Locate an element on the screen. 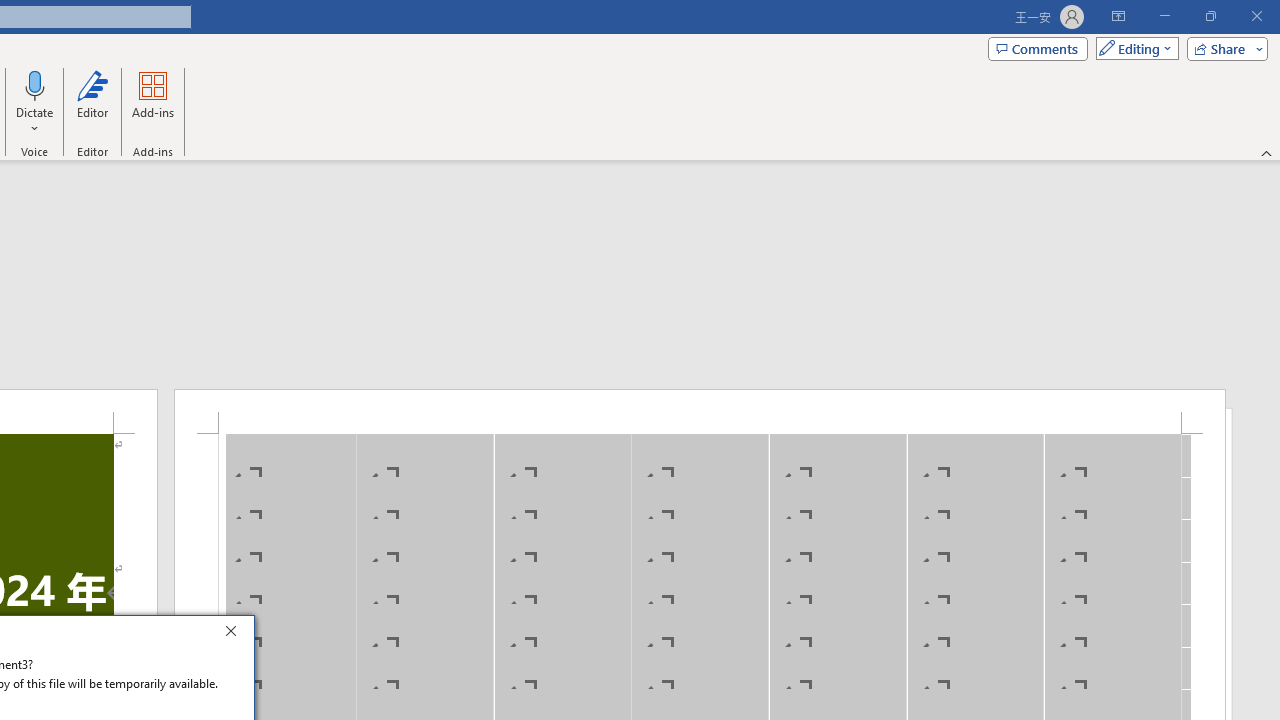 Image resolution: width=1280 pixels, height=720 pixels. 'Dictate' is located at coordinates (35, 103).